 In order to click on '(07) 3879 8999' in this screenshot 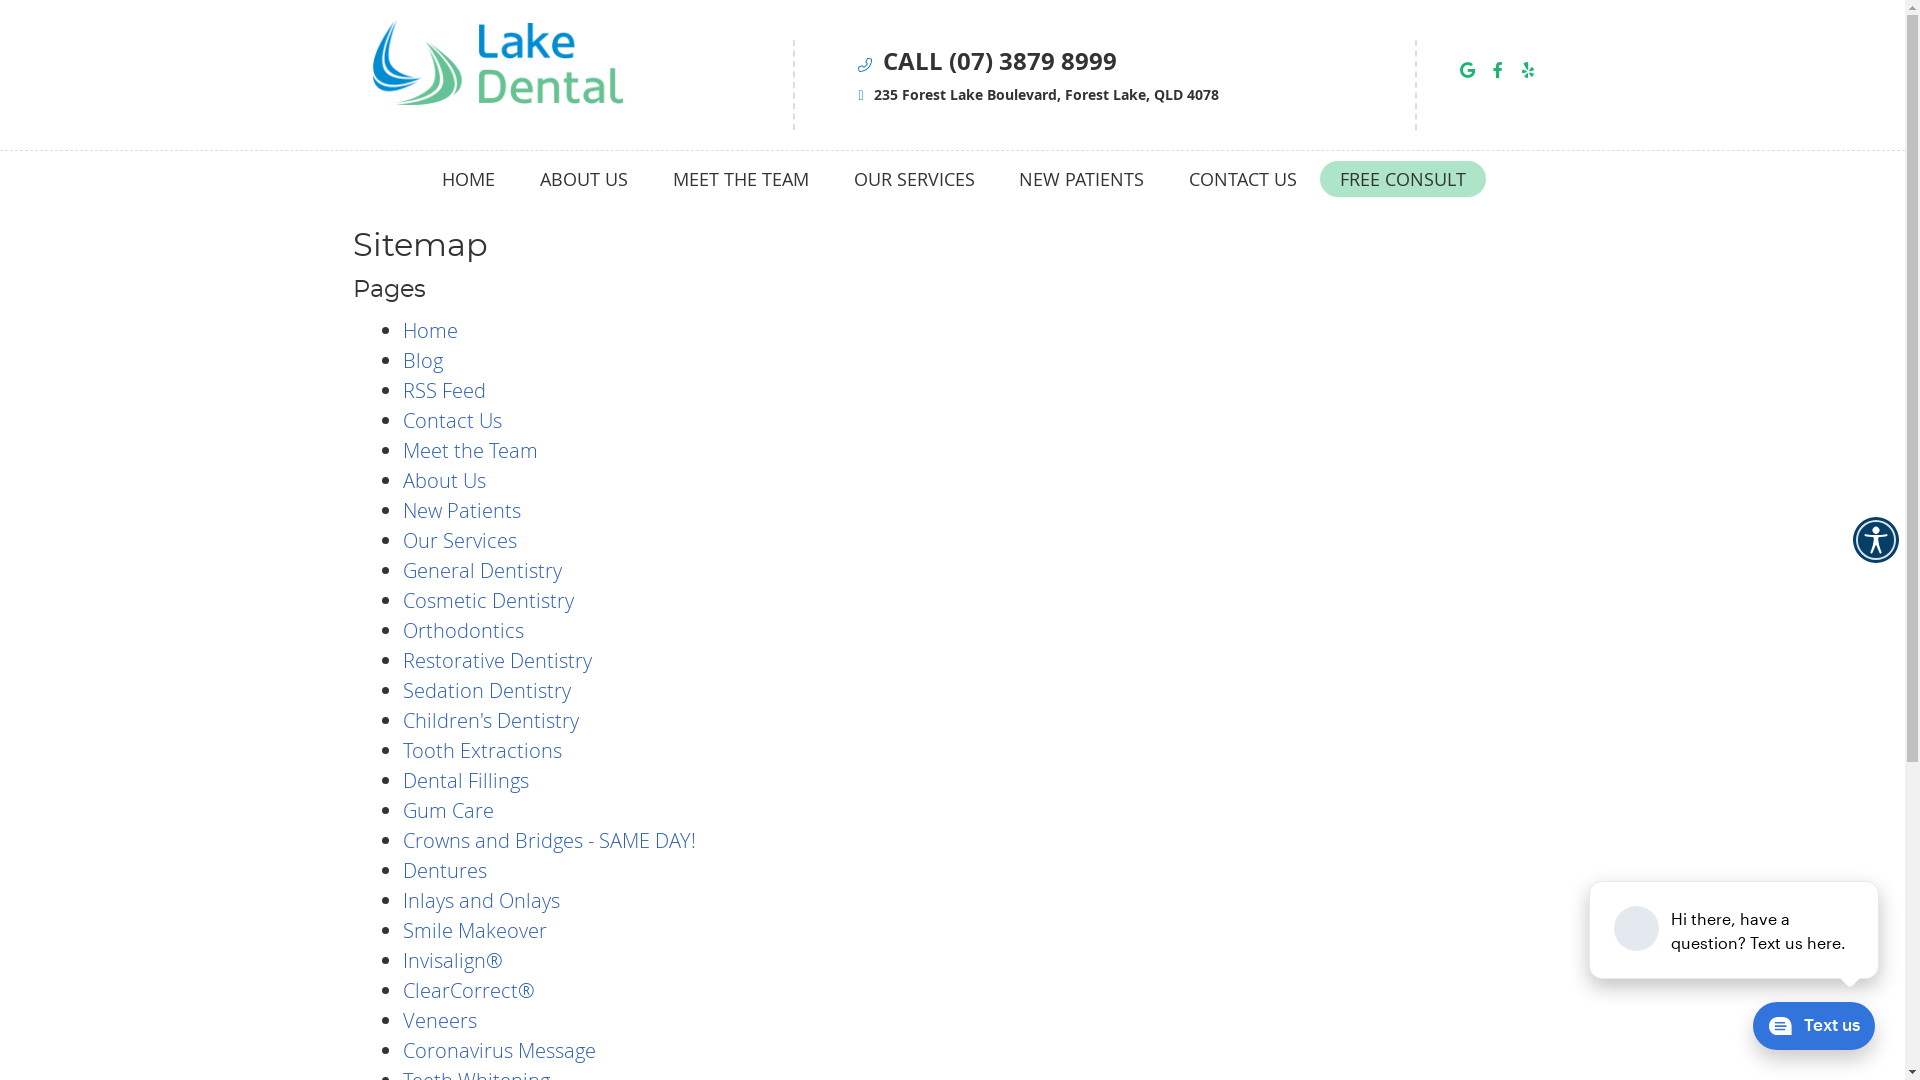, I will do `click(1032, 60)`.